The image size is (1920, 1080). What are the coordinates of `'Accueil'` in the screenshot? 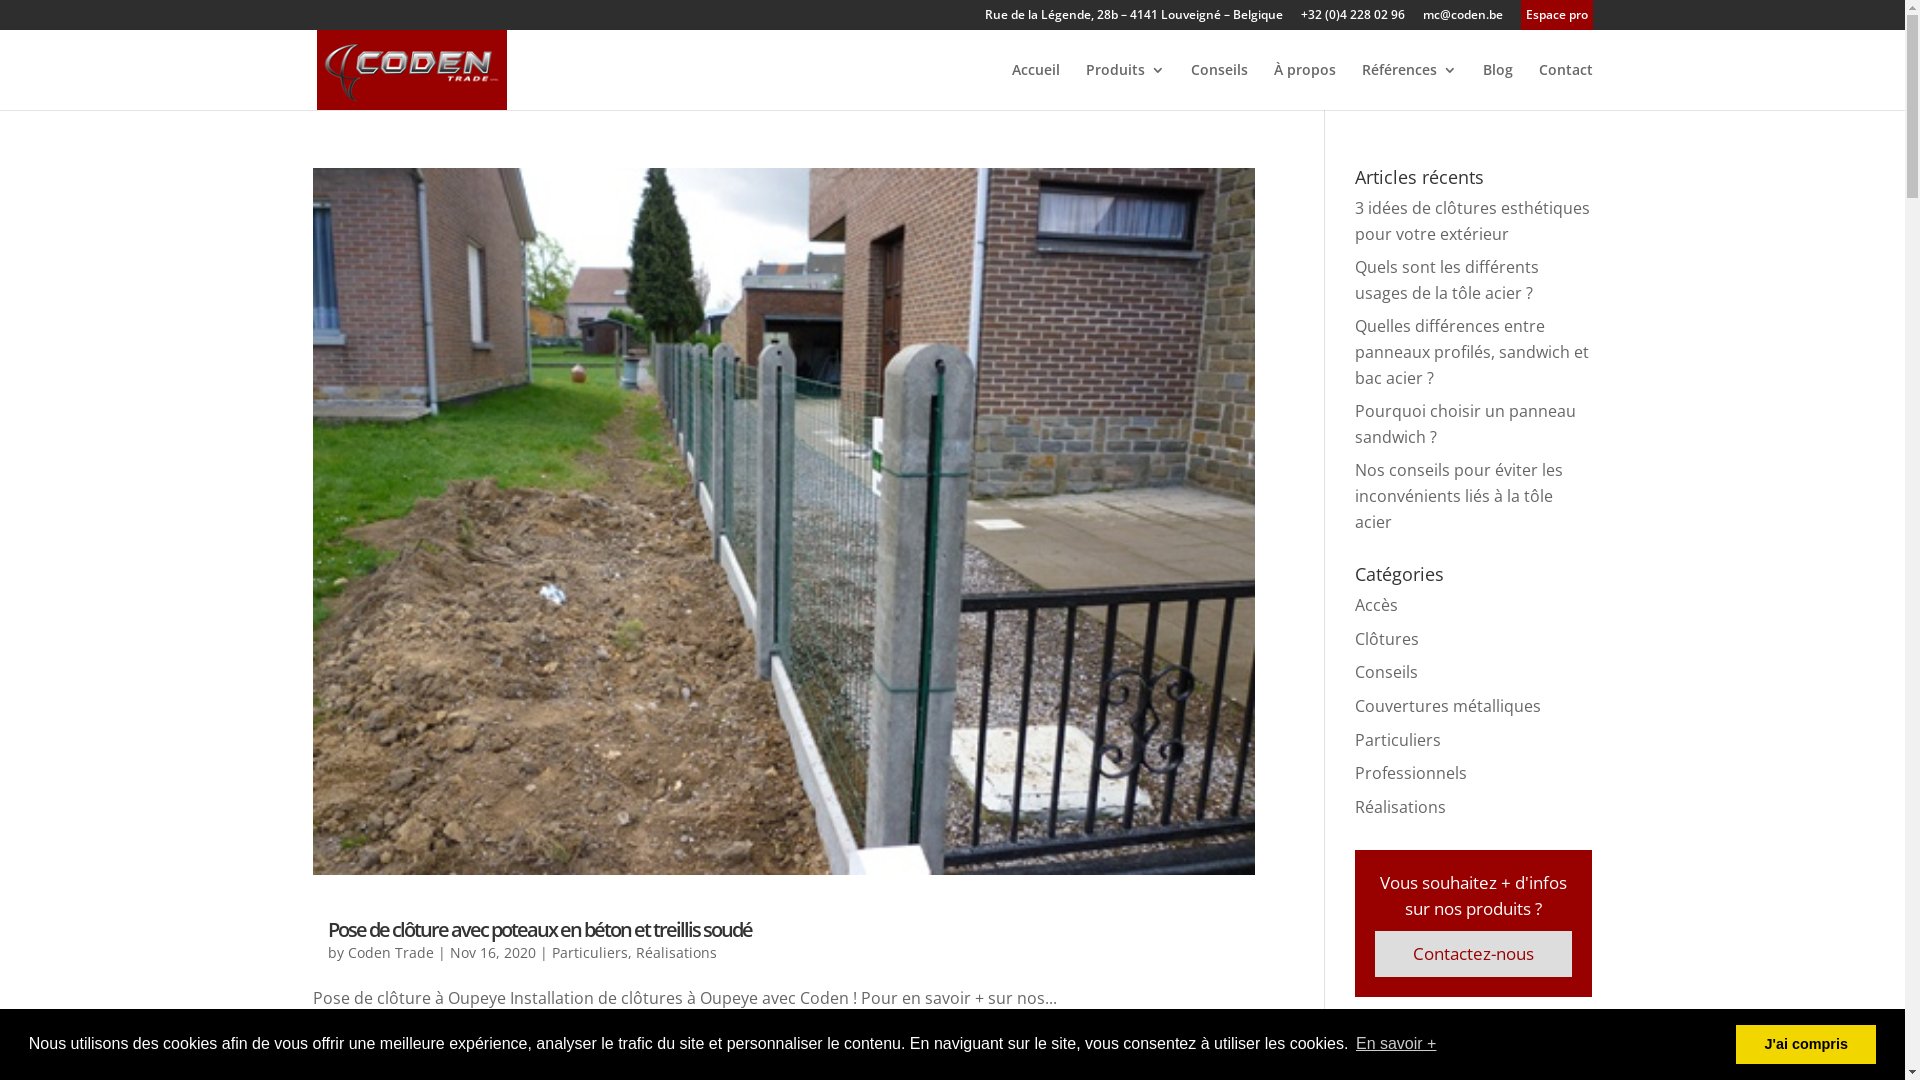 It's located at (1036, 85).